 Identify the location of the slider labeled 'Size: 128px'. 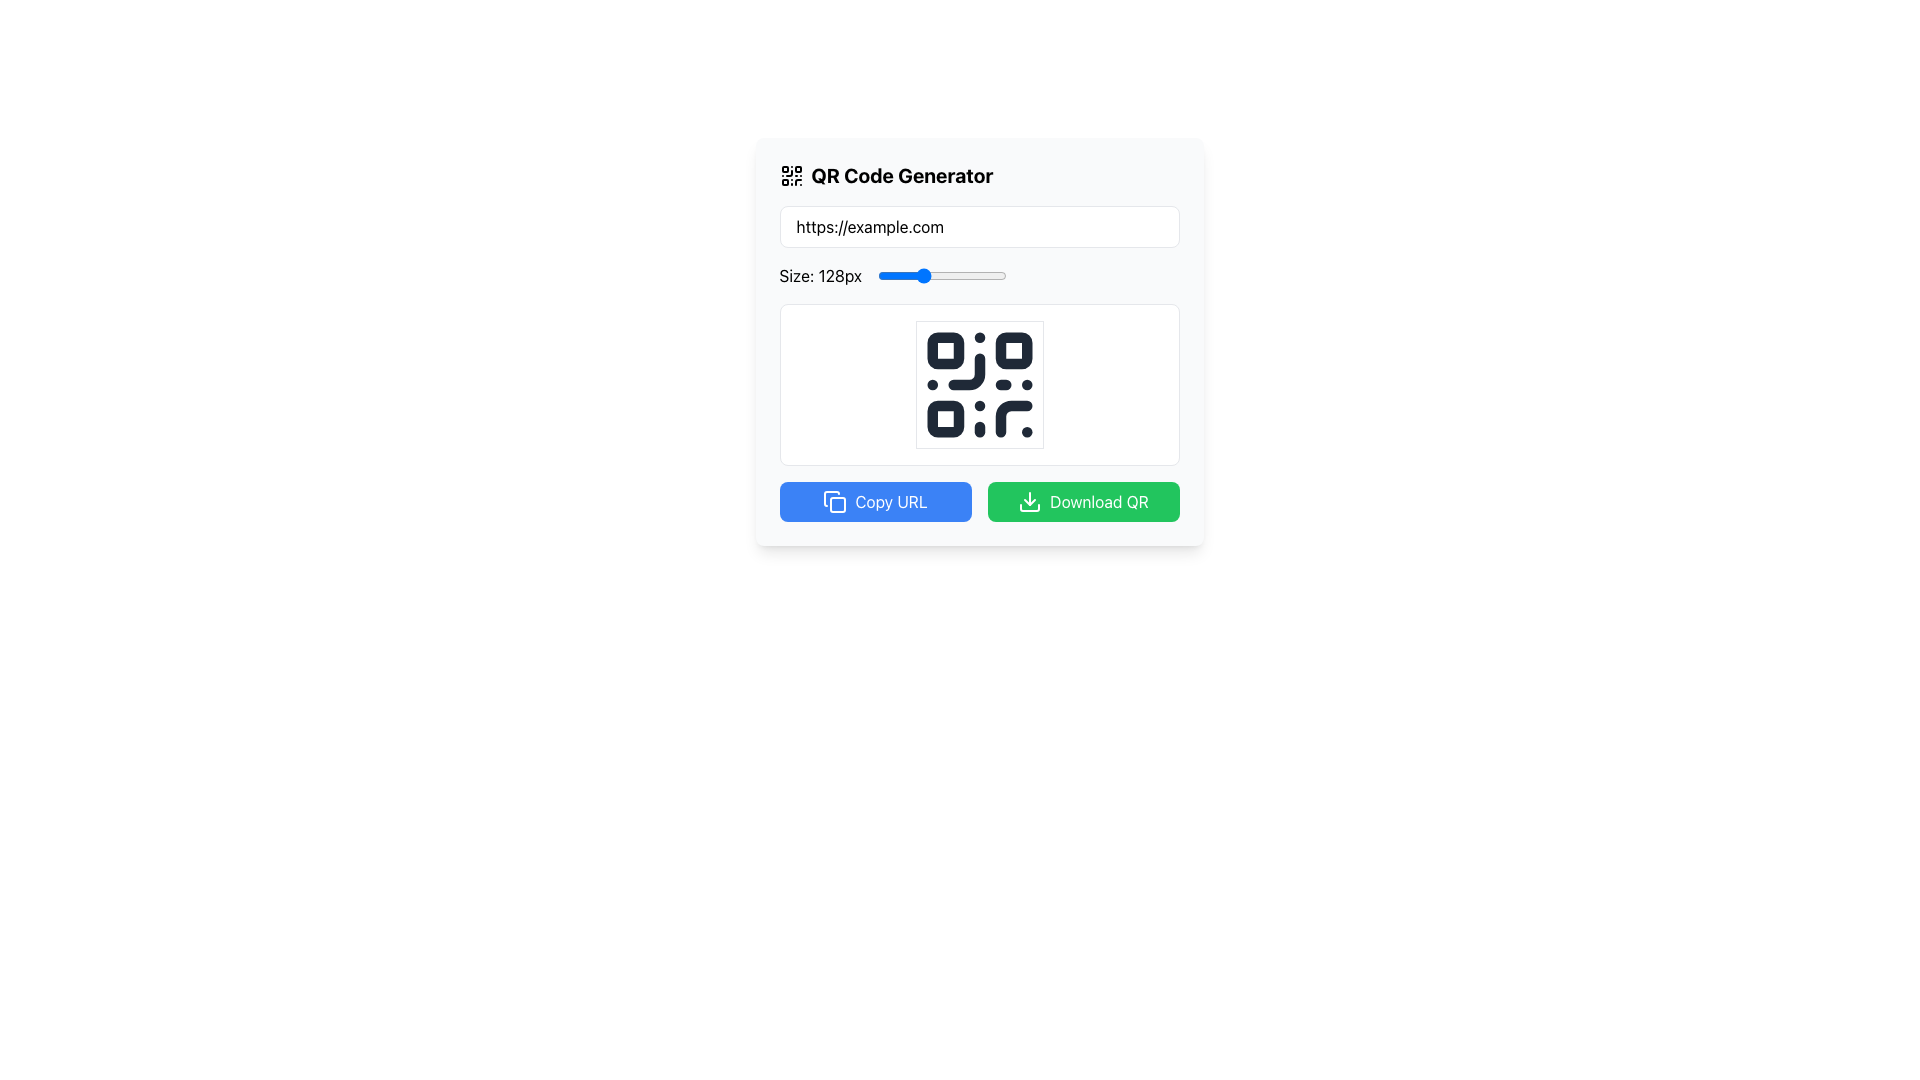
(979, 276).